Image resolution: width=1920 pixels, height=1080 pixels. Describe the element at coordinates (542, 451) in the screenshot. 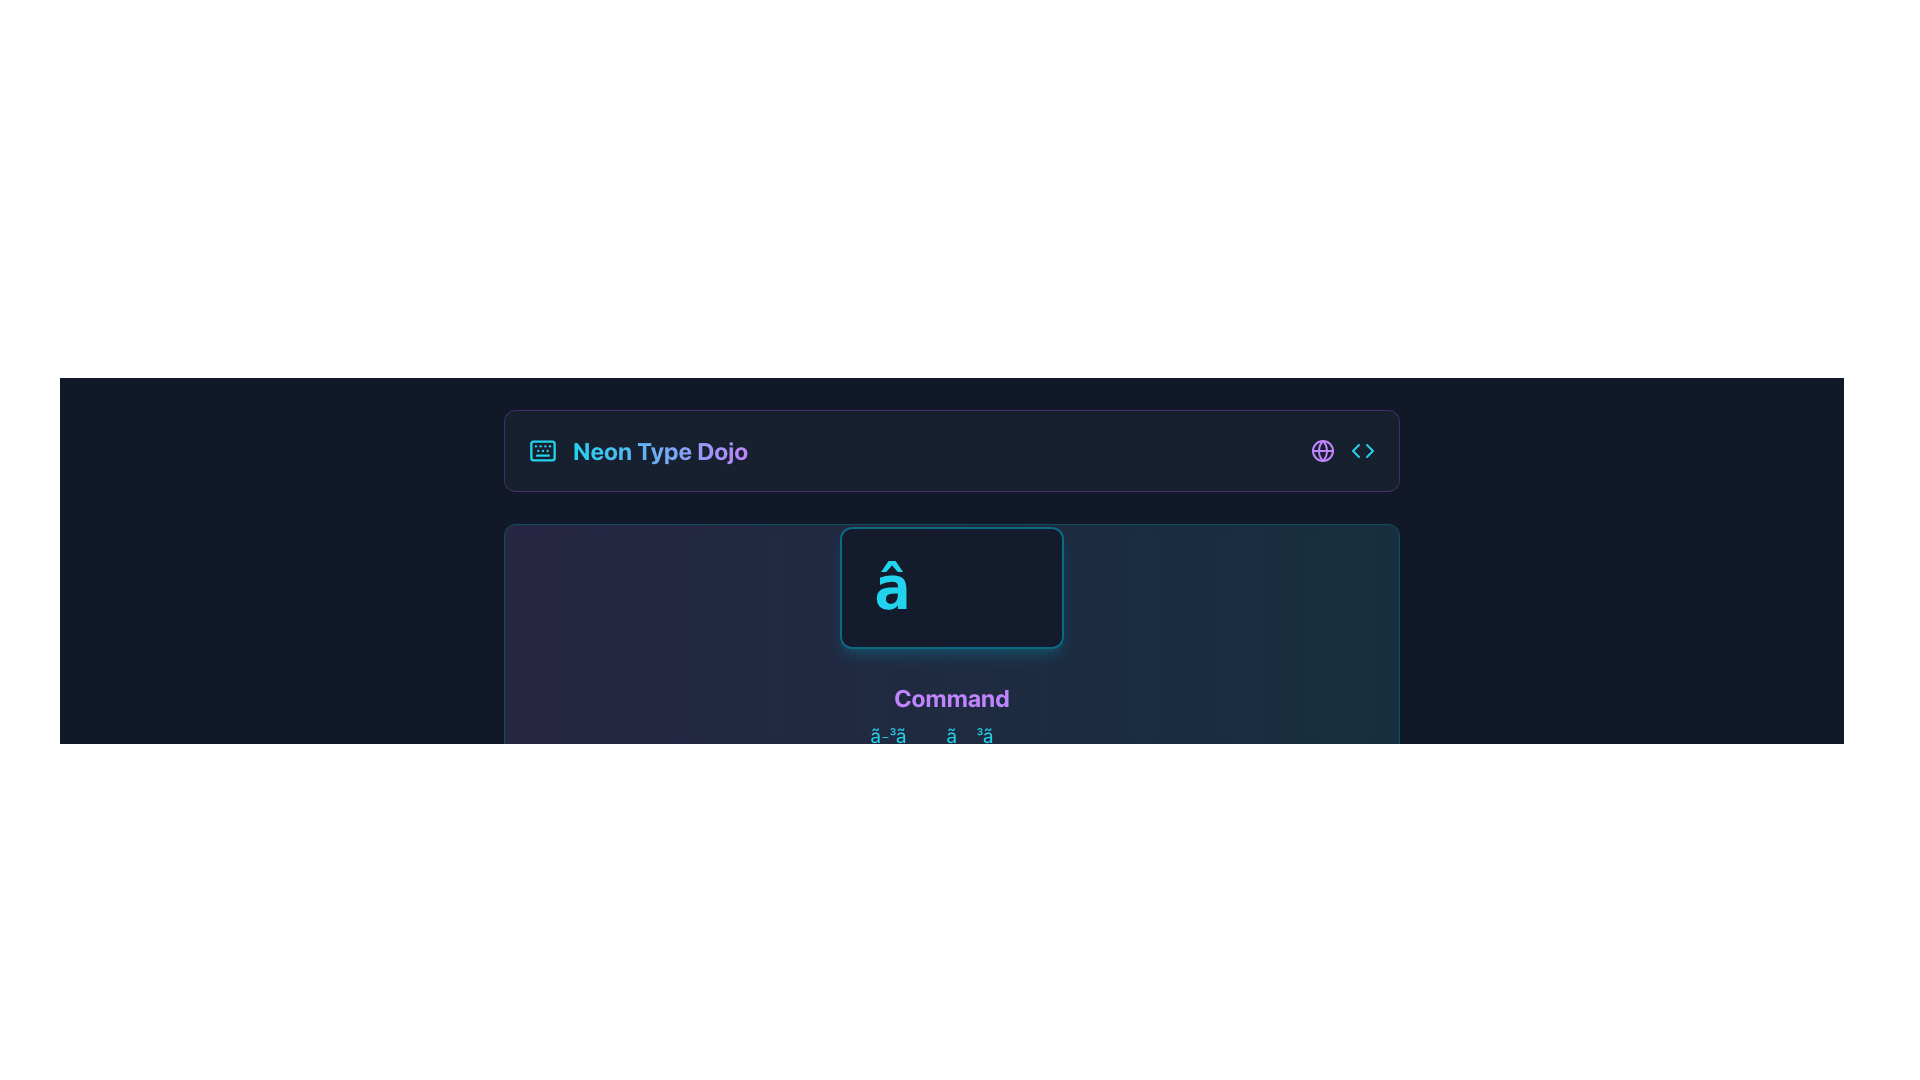

I see `the keyboard icon located at the top left corner of the menu bar, positioned to the left of the text 'Neon Type Dojo'` at that location.